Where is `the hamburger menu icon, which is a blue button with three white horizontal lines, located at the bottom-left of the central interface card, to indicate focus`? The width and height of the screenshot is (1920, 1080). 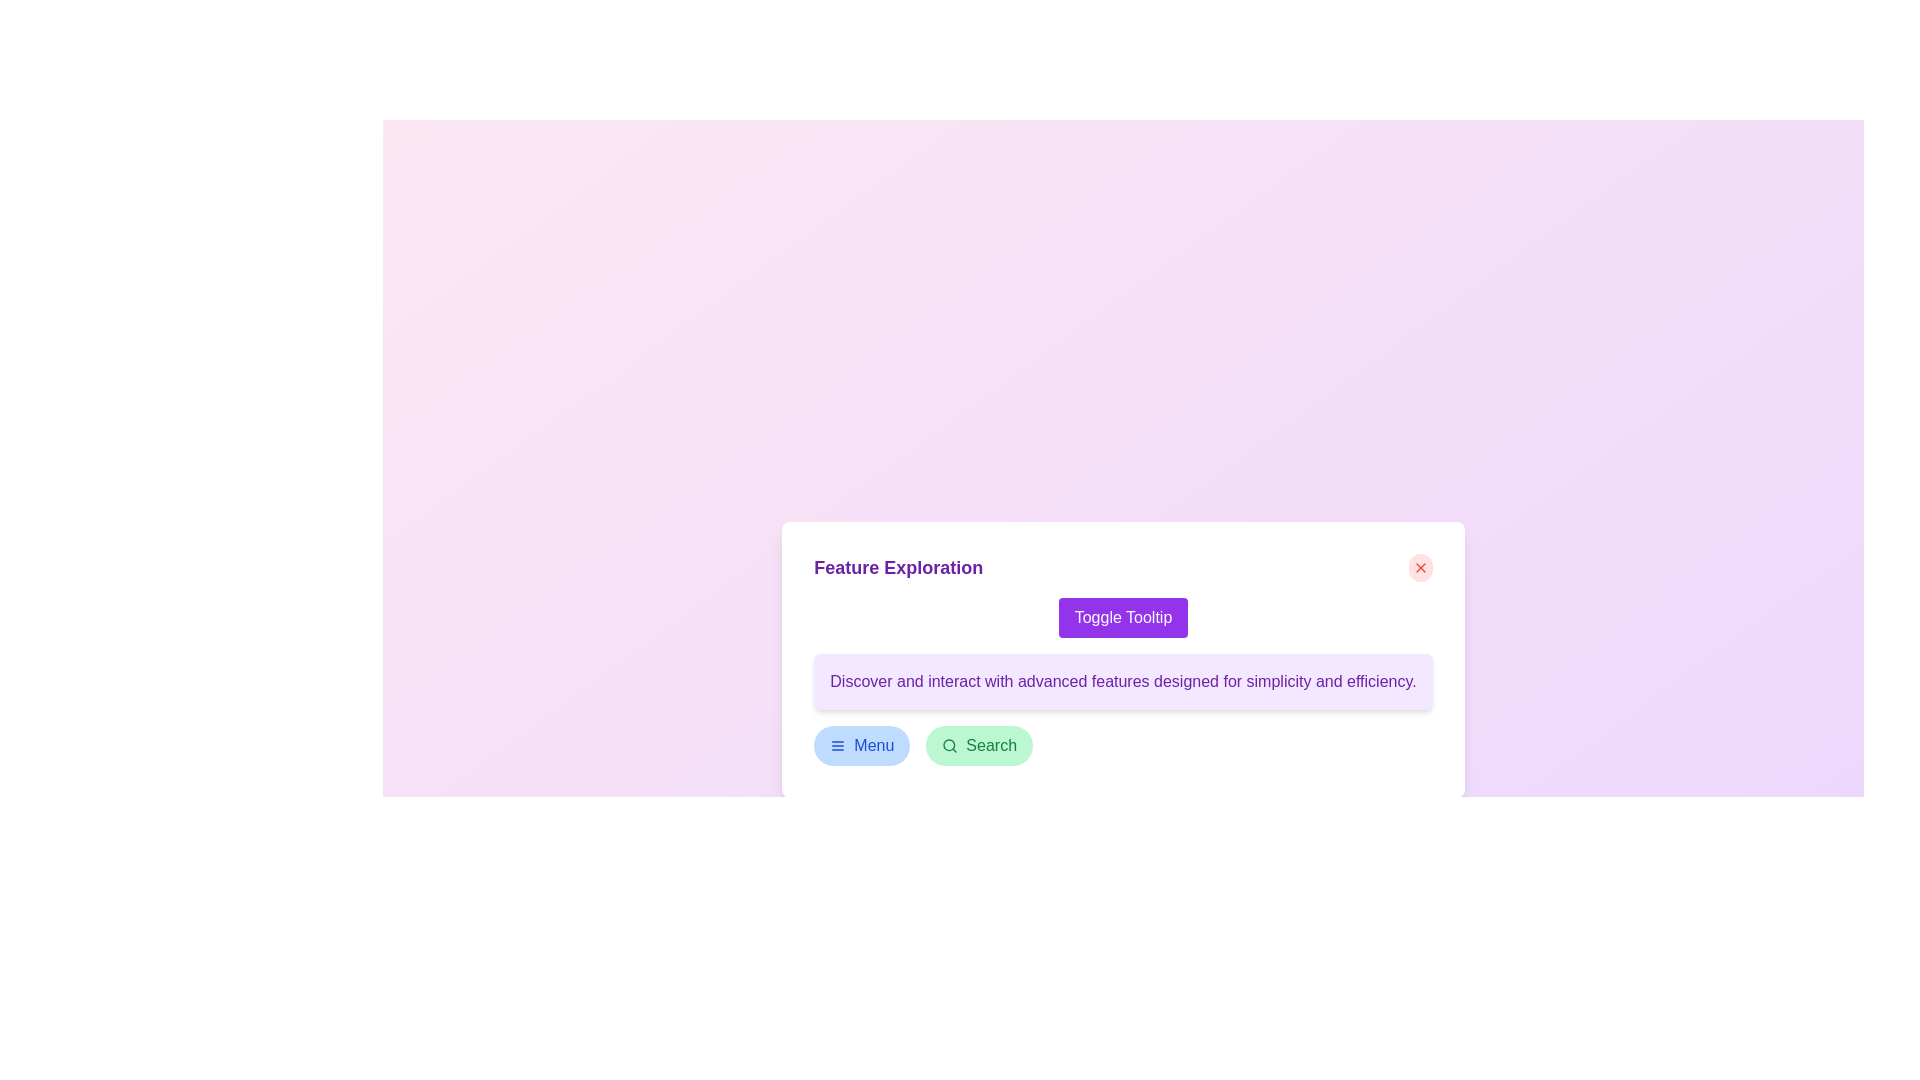
the hamburger menu icon, which is a blue button with three white horizontal lines, located at the bottom-left of the central interface card, to indicate focus is located at coordinates (838, 745).